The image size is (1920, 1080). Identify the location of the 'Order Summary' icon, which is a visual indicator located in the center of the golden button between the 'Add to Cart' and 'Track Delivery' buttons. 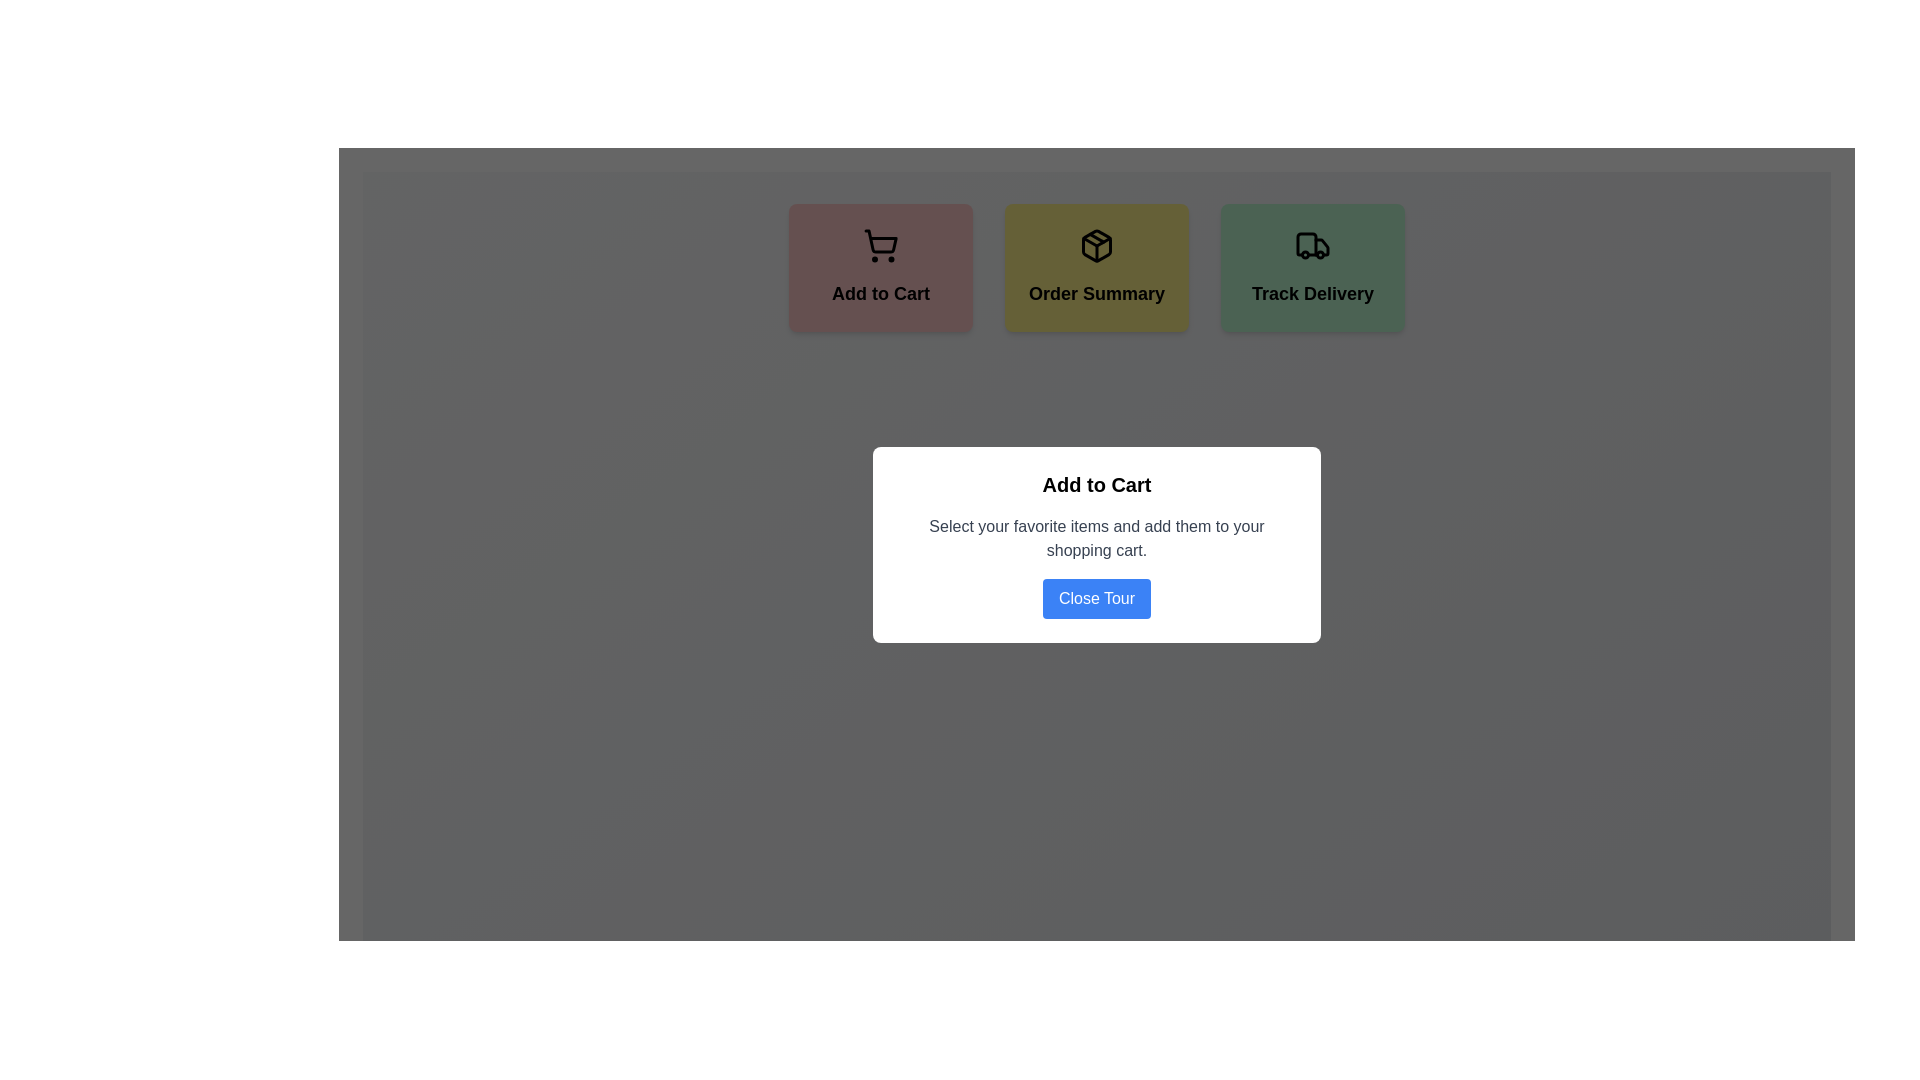
(1096, 245).